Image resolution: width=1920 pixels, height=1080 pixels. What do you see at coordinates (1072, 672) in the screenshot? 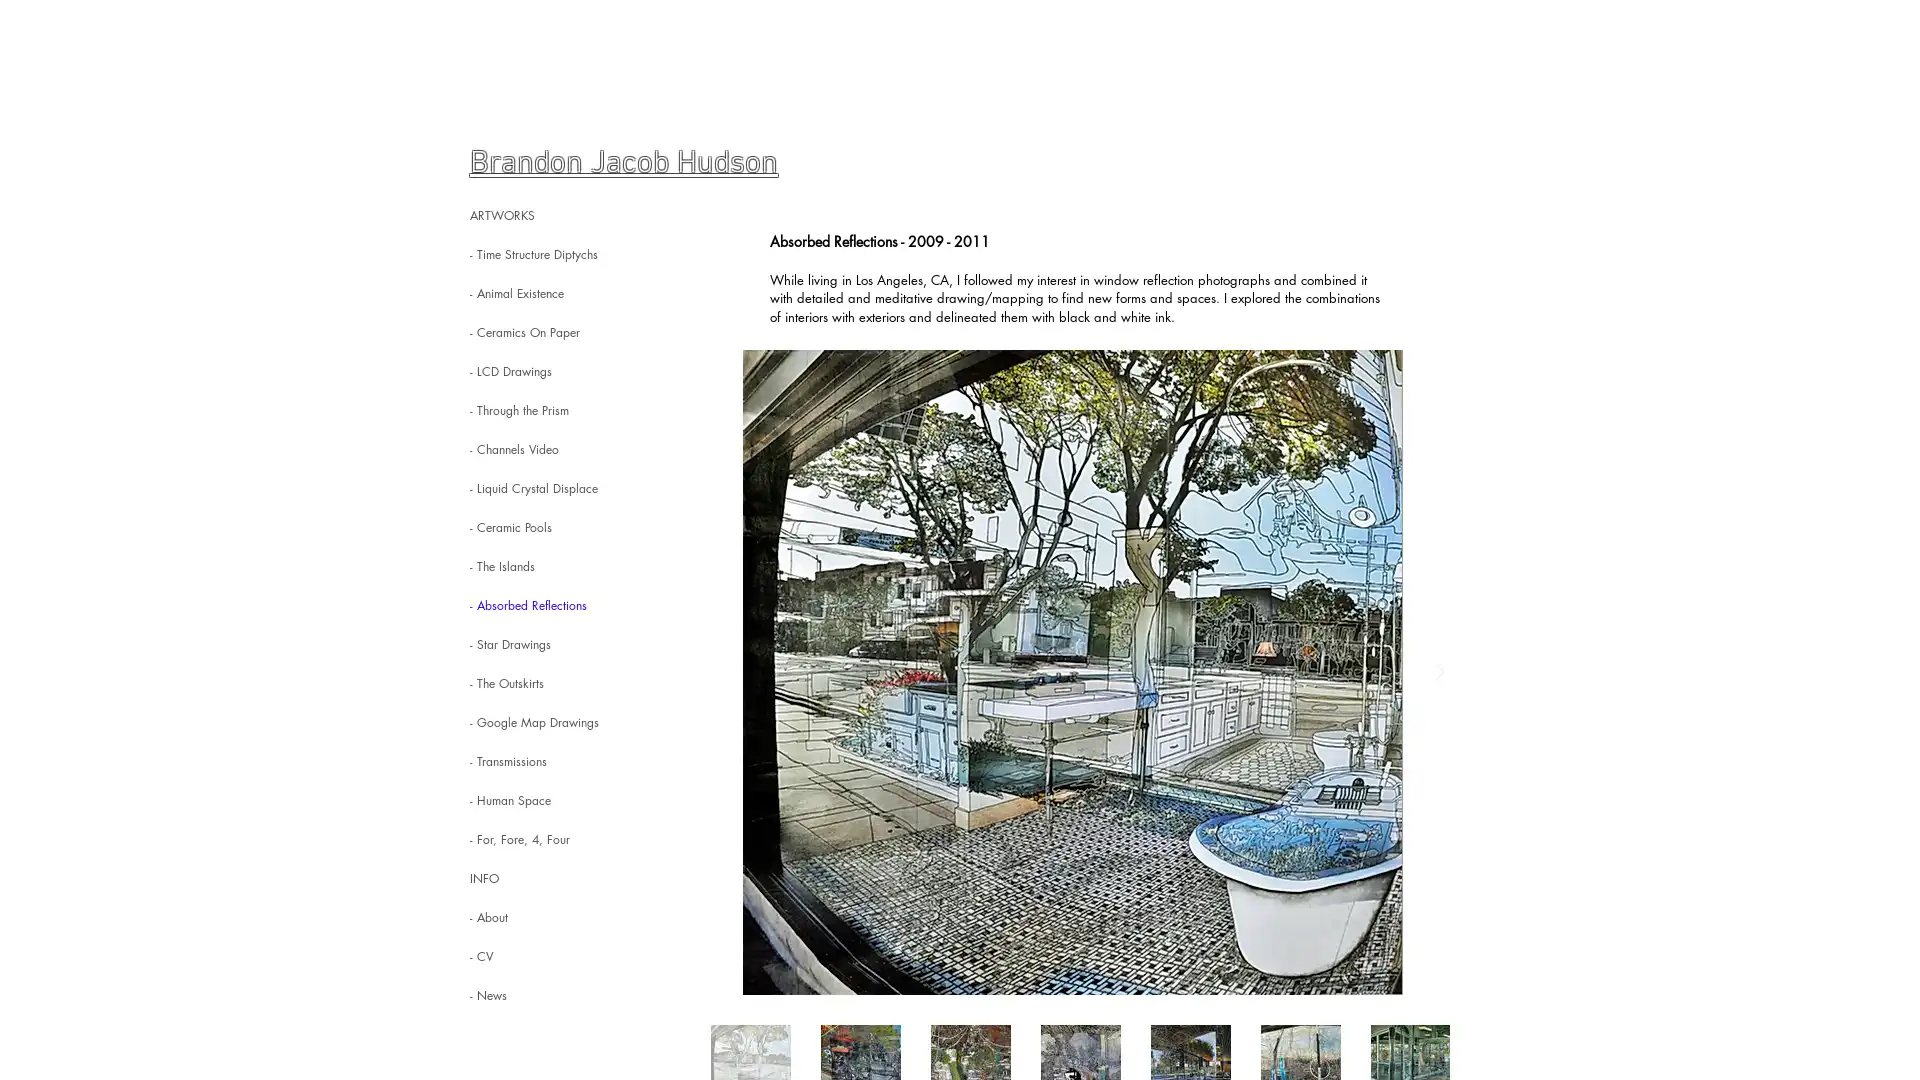
I see `Absorbed Reflection VIII by Brandon Hudson` at bounding box center [1072, 672].